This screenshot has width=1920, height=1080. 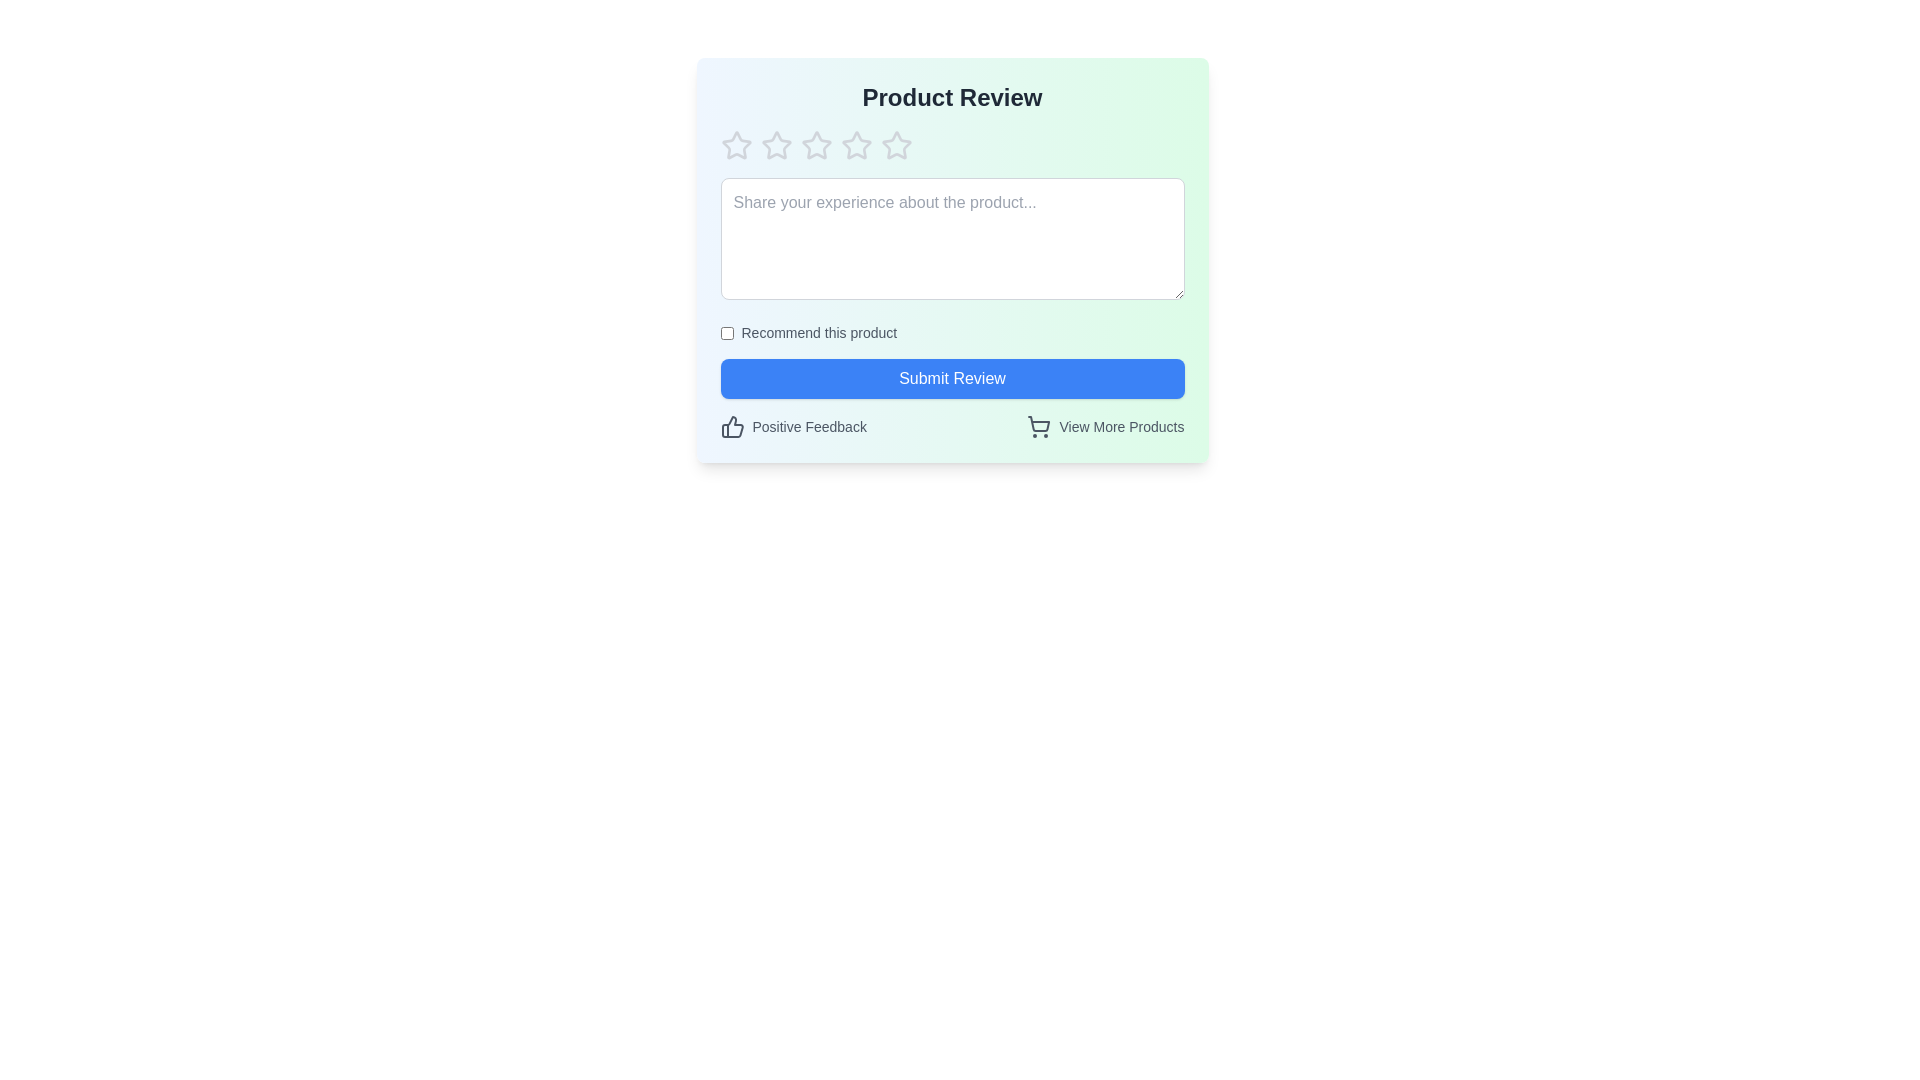 What do you see at coordinates (895, 145) in the screenshot?
I see `the product rating to 5 stars by clicking on the respective star` at bounding box center [895, 145].